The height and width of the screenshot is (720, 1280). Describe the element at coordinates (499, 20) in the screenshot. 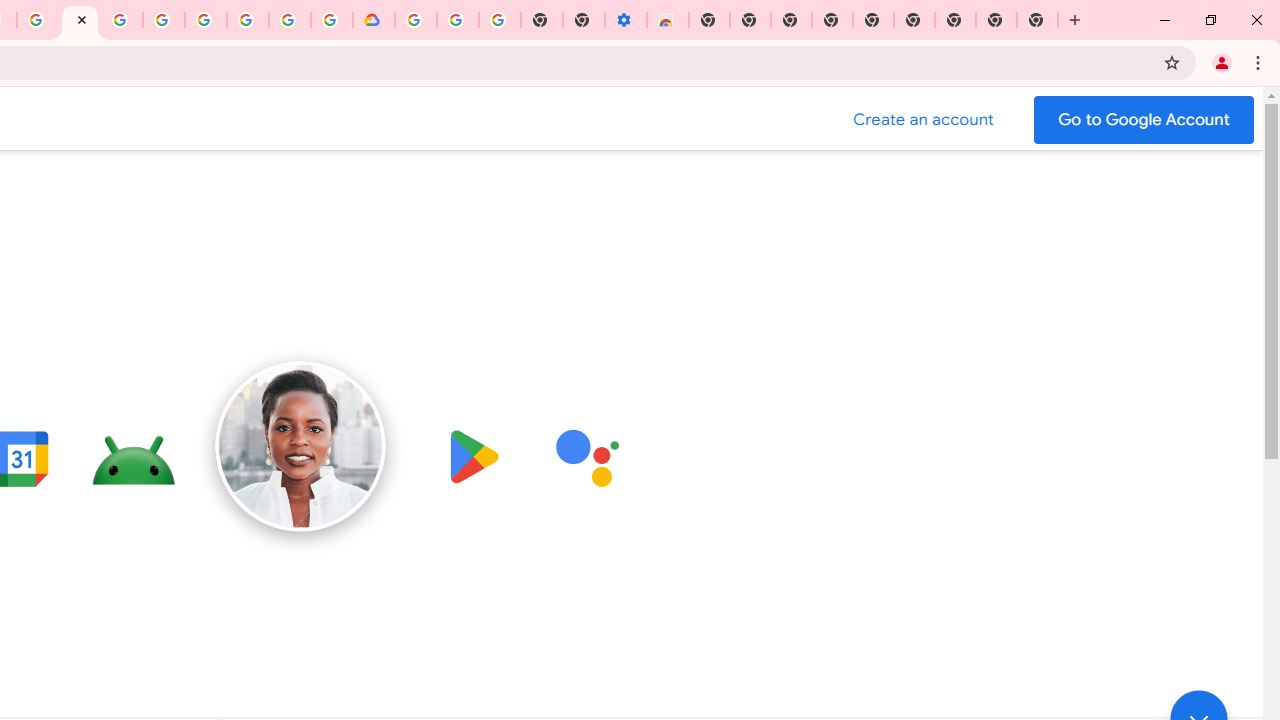

I see `'Turn cookies on or off - Computer - Google Account Help'` at that location.